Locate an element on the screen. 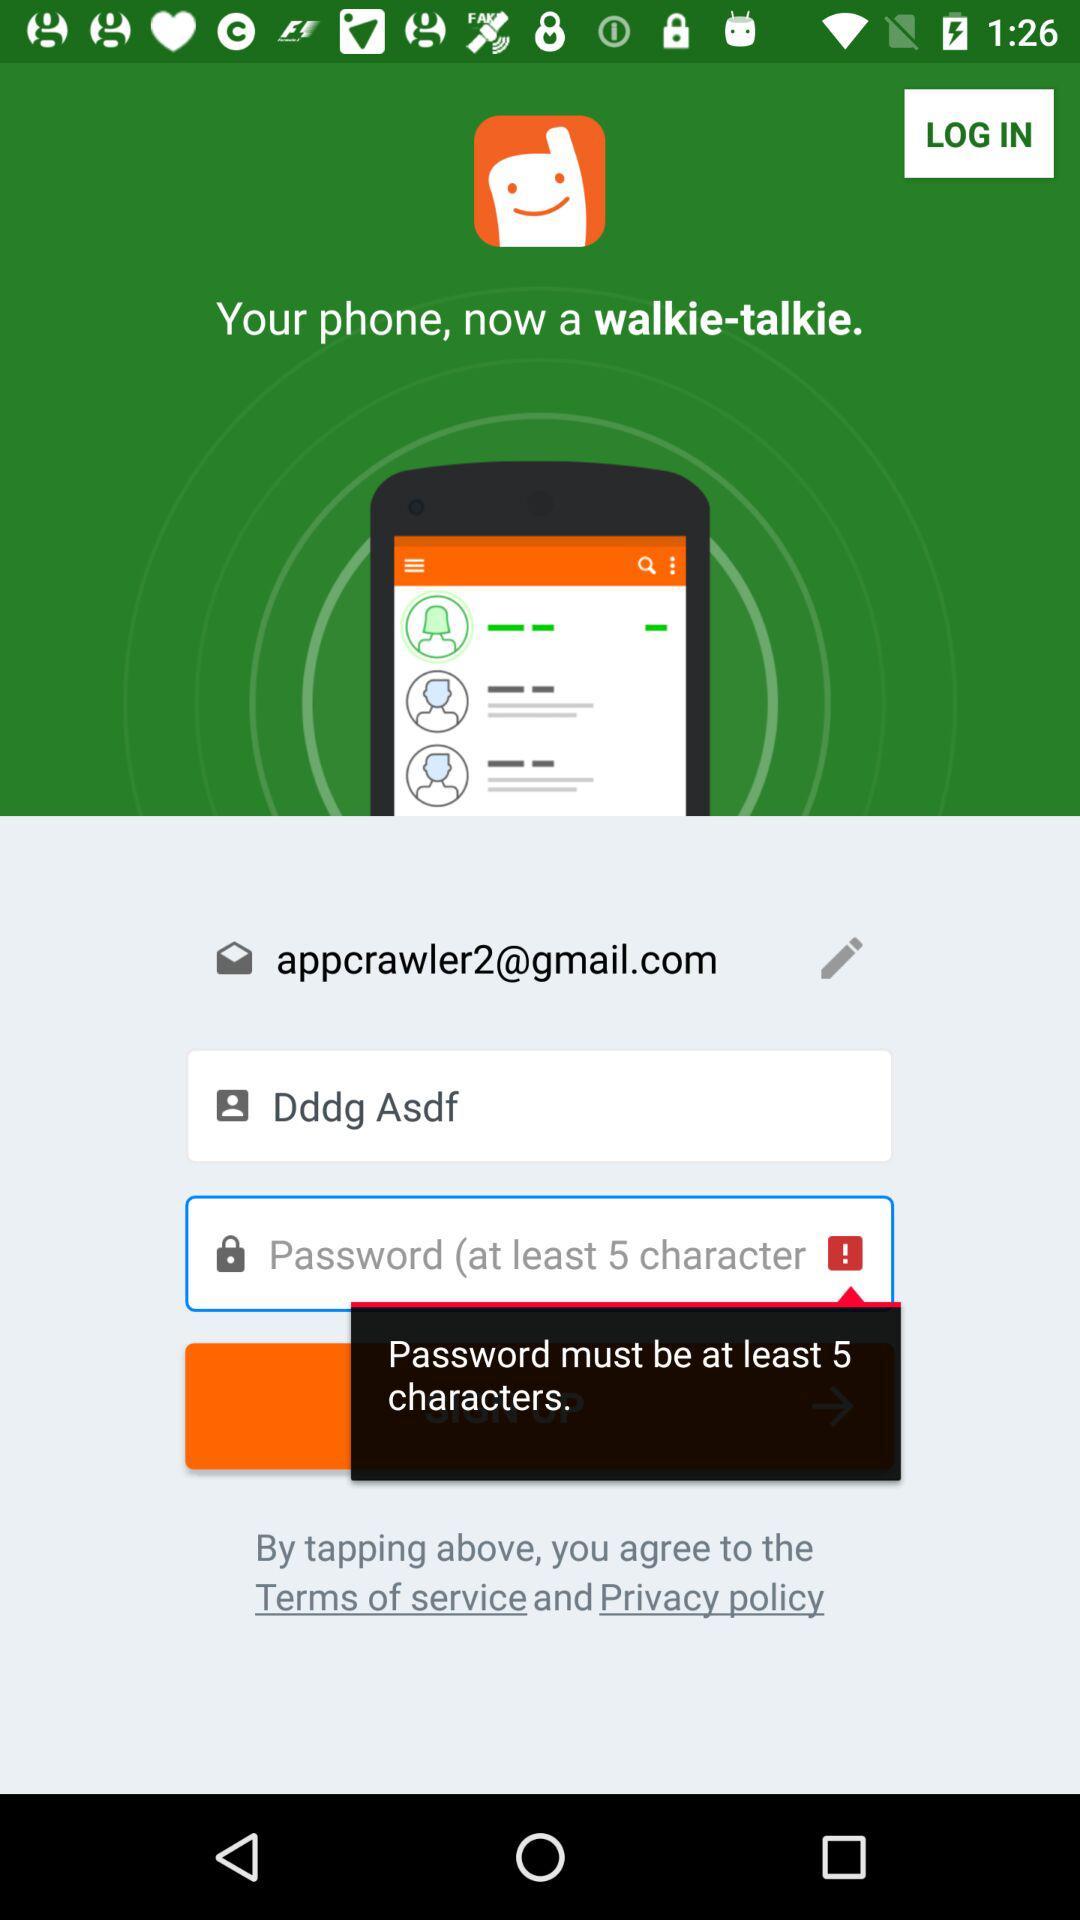 This screenshot has width=1080, height=1920. the field which is below text appcrawler2gmailcom is located at coordinates (538, 1104).